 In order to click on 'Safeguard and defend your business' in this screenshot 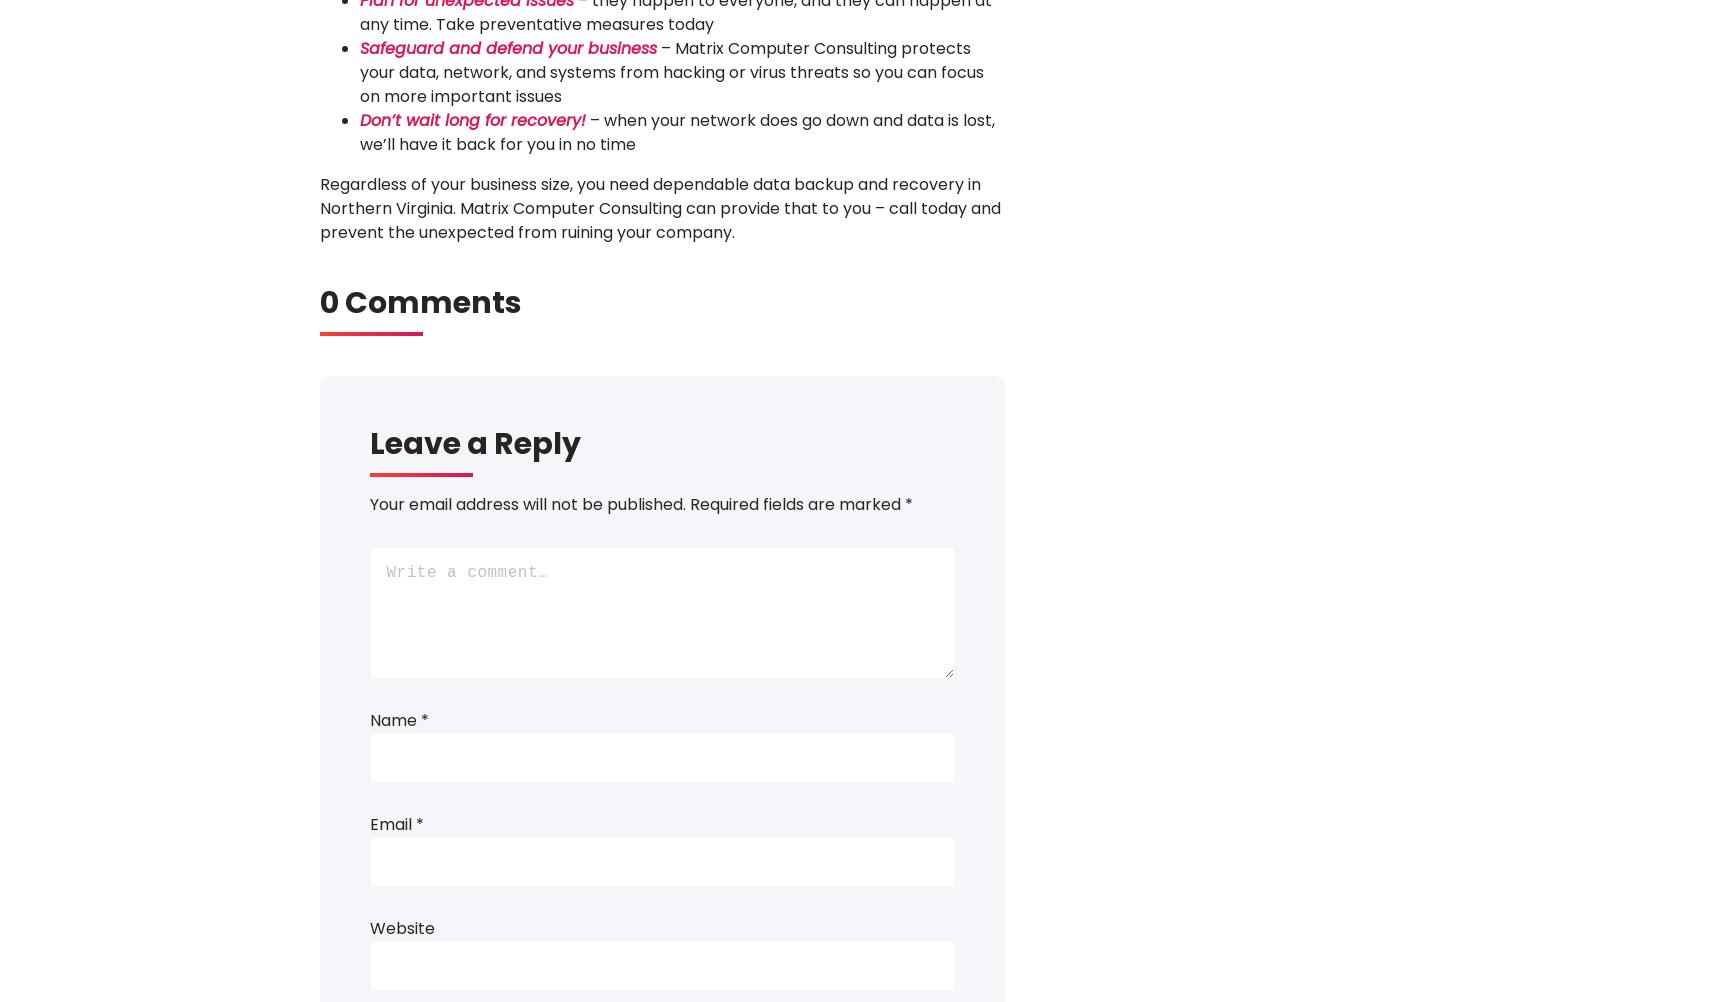, I will do `click(506, 48)`.